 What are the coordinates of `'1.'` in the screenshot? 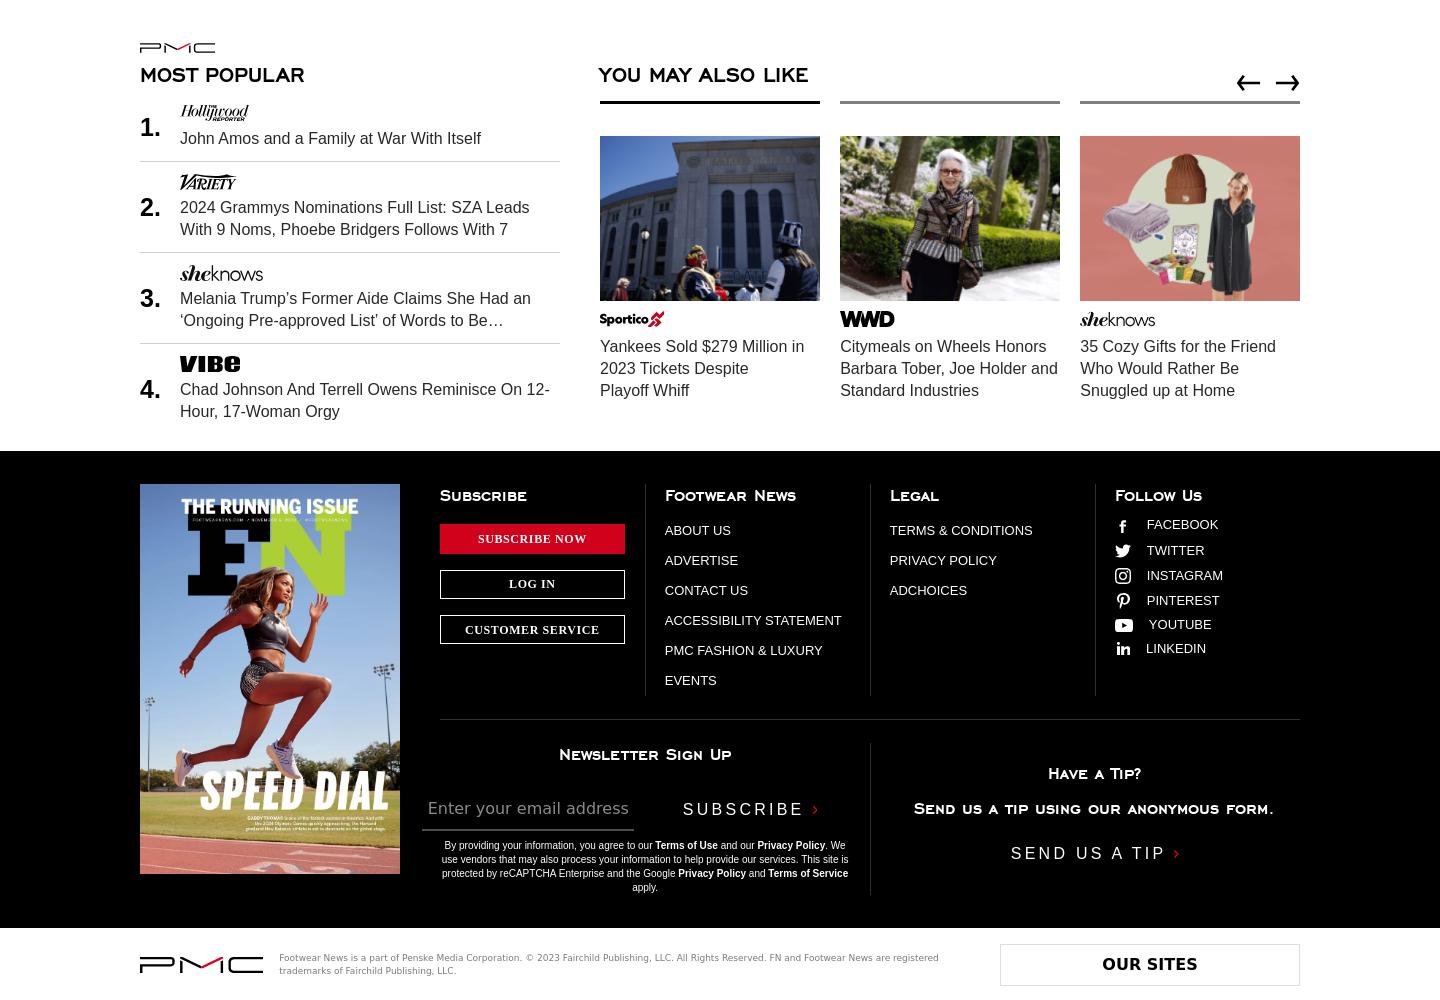 It's located at (149, 126).